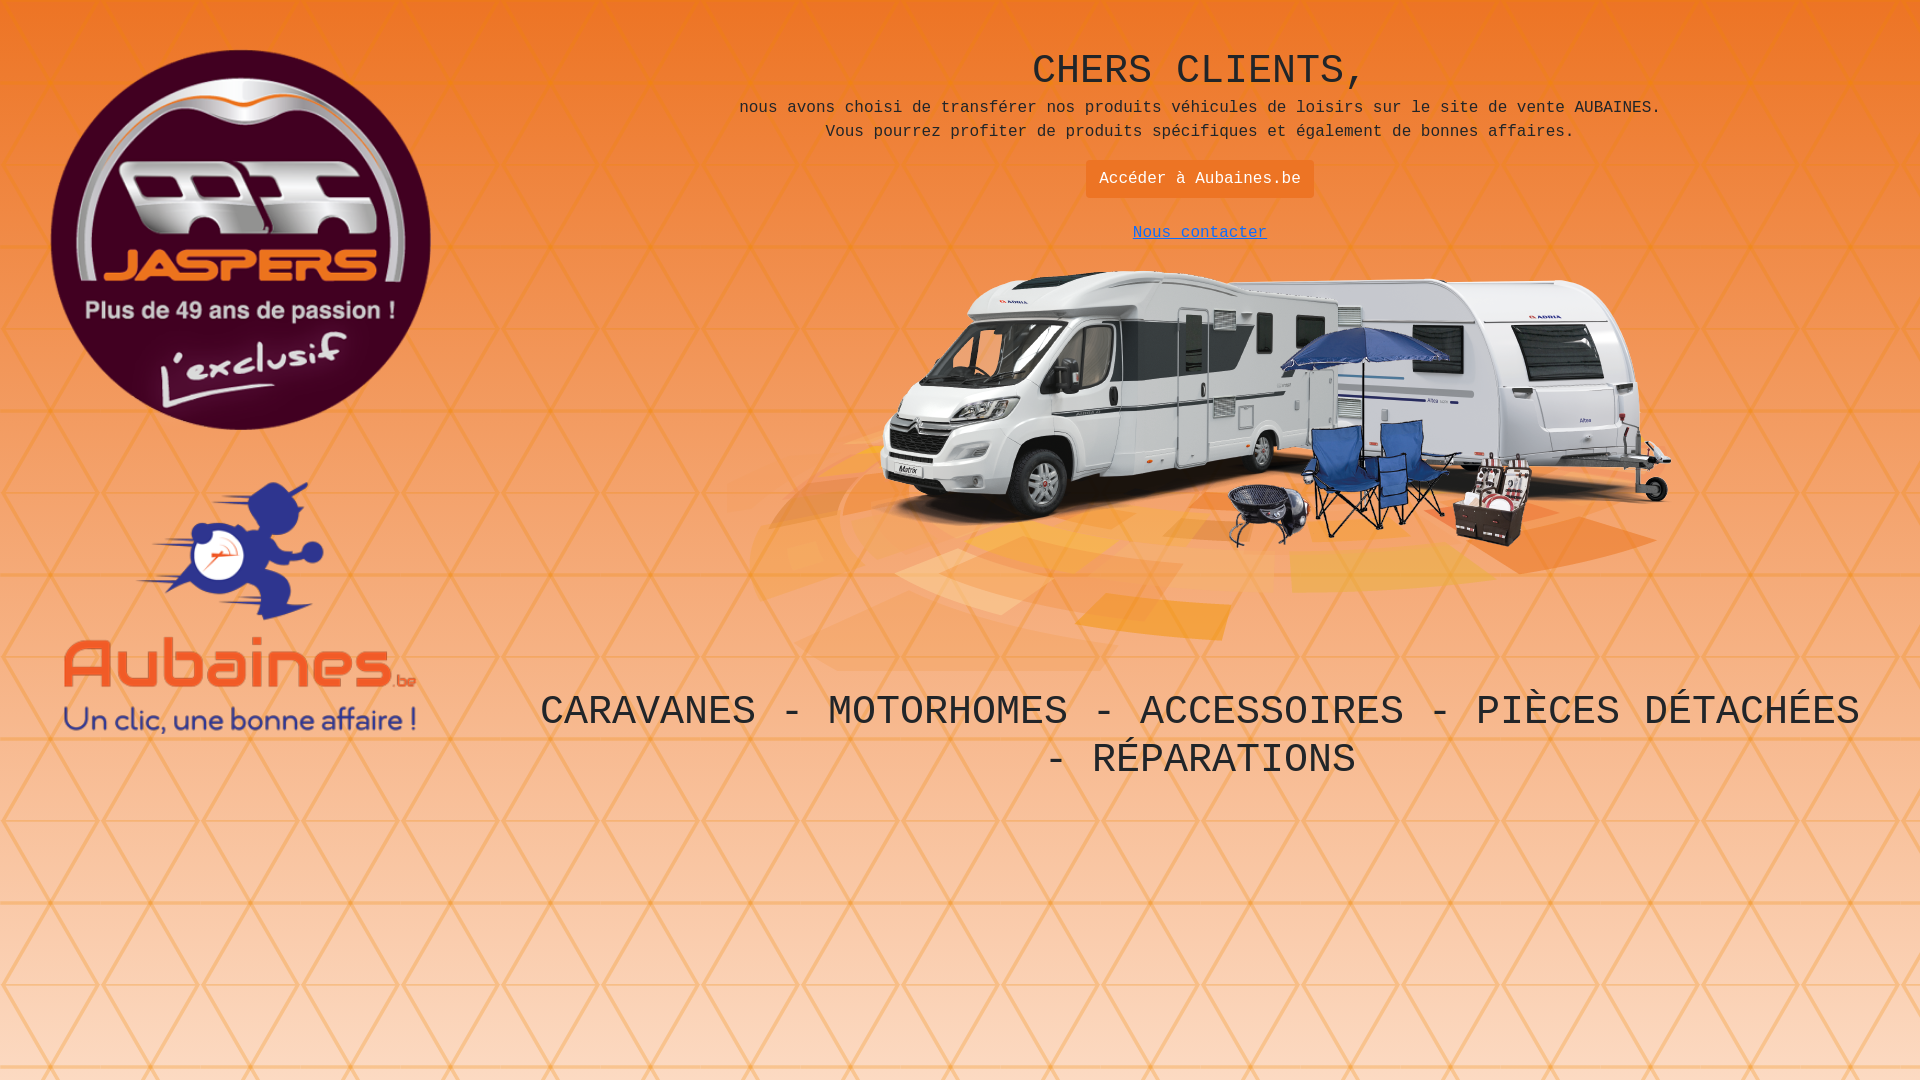  What do you see at coordinates (1200, 231) in the screenshot?
I see `'Nous contacter'` at bounding box center [1200, 231].